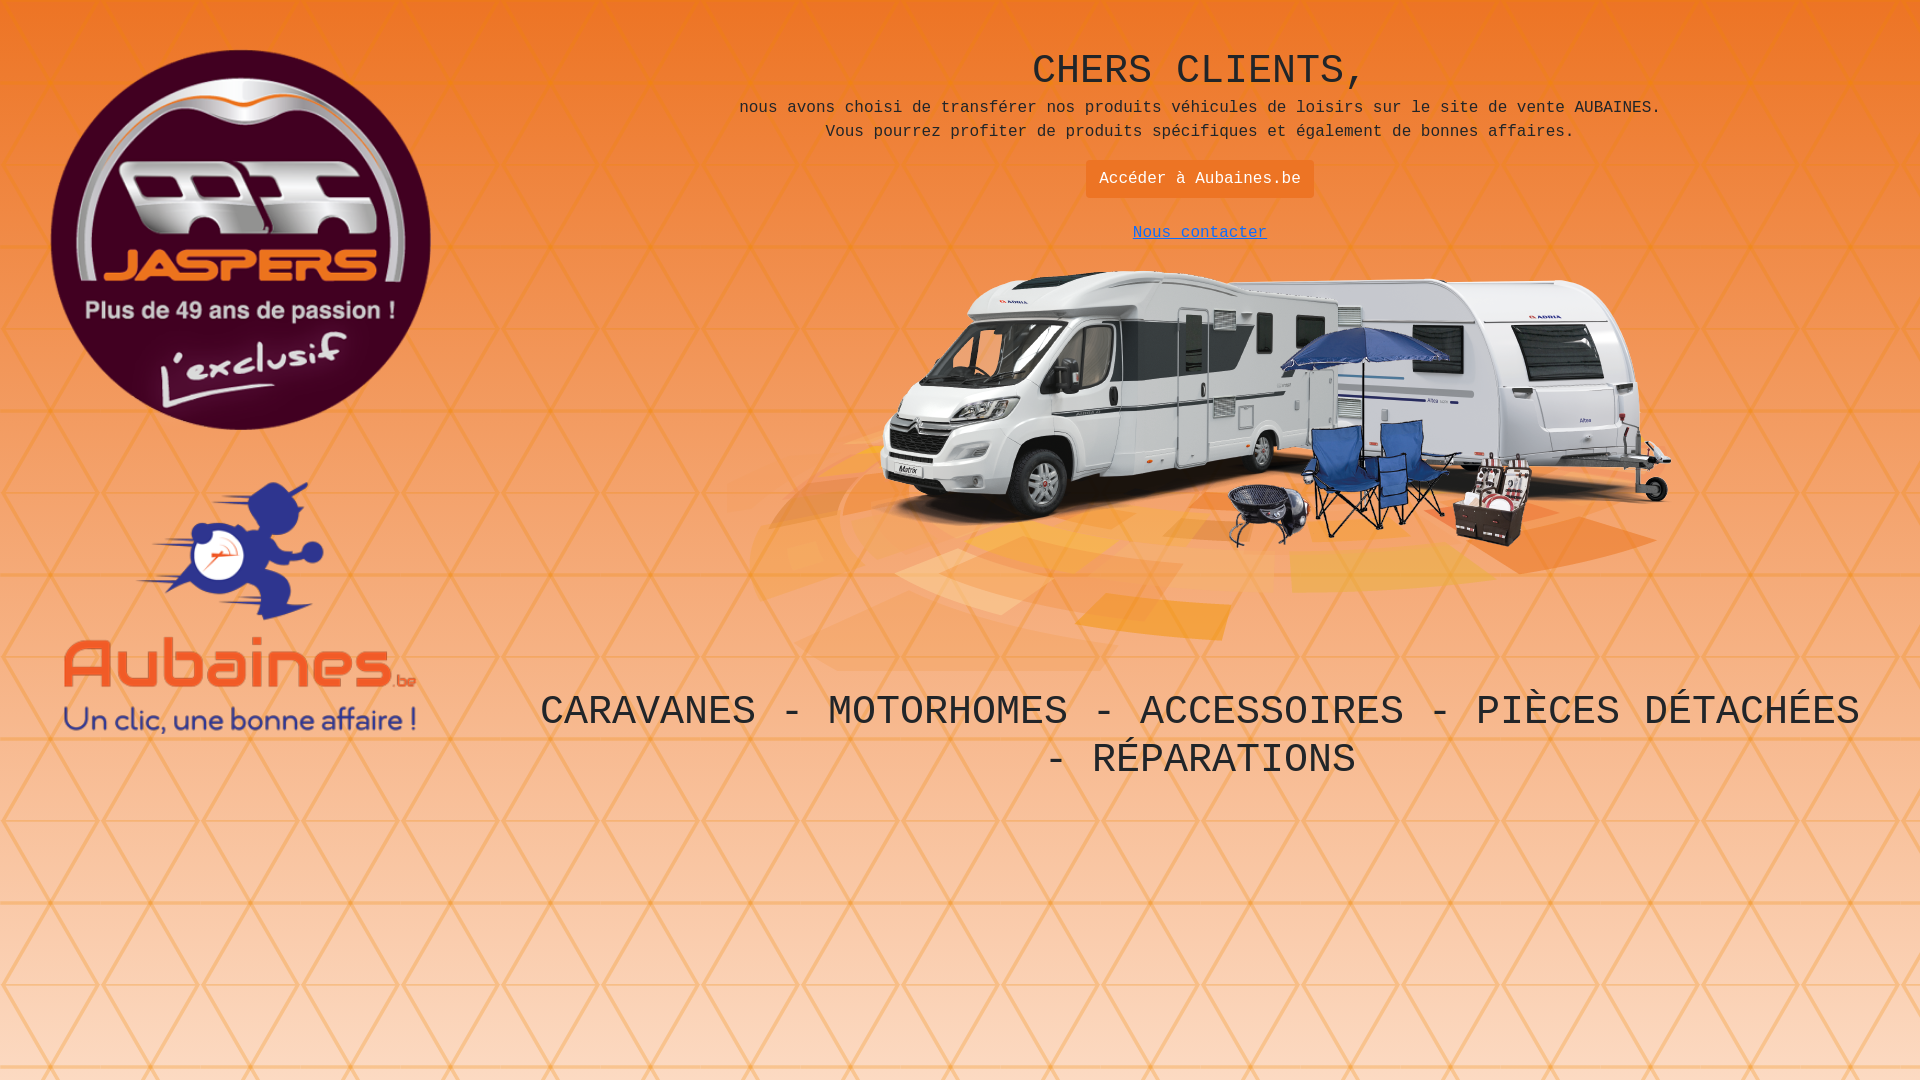  What do you see at coordinates (1200, 231) in the screenshot?
I see `'Nous contacter'` at bounding box center [1200, 231].